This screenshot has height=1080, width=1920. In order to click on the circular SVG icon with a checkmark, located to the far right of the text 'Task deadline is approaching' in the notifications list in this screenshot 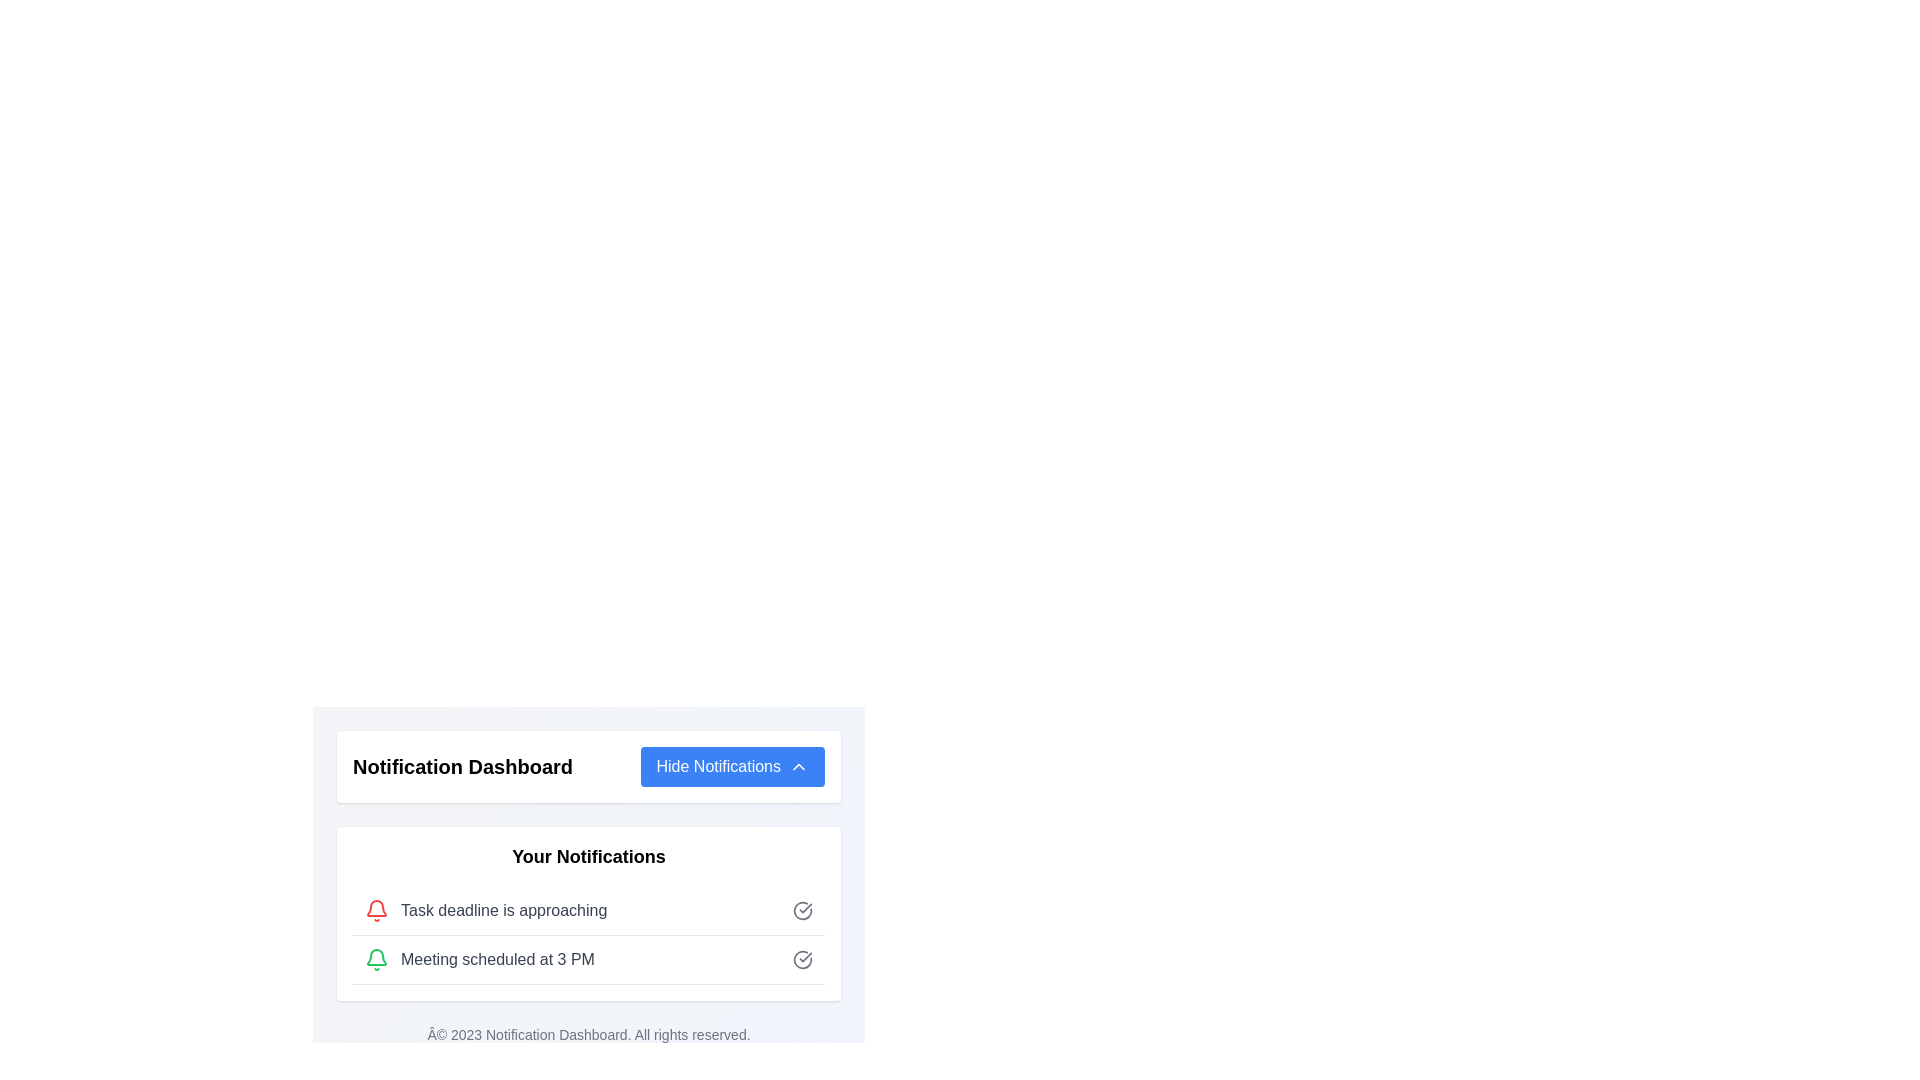, I will do `click(802, 910)`.